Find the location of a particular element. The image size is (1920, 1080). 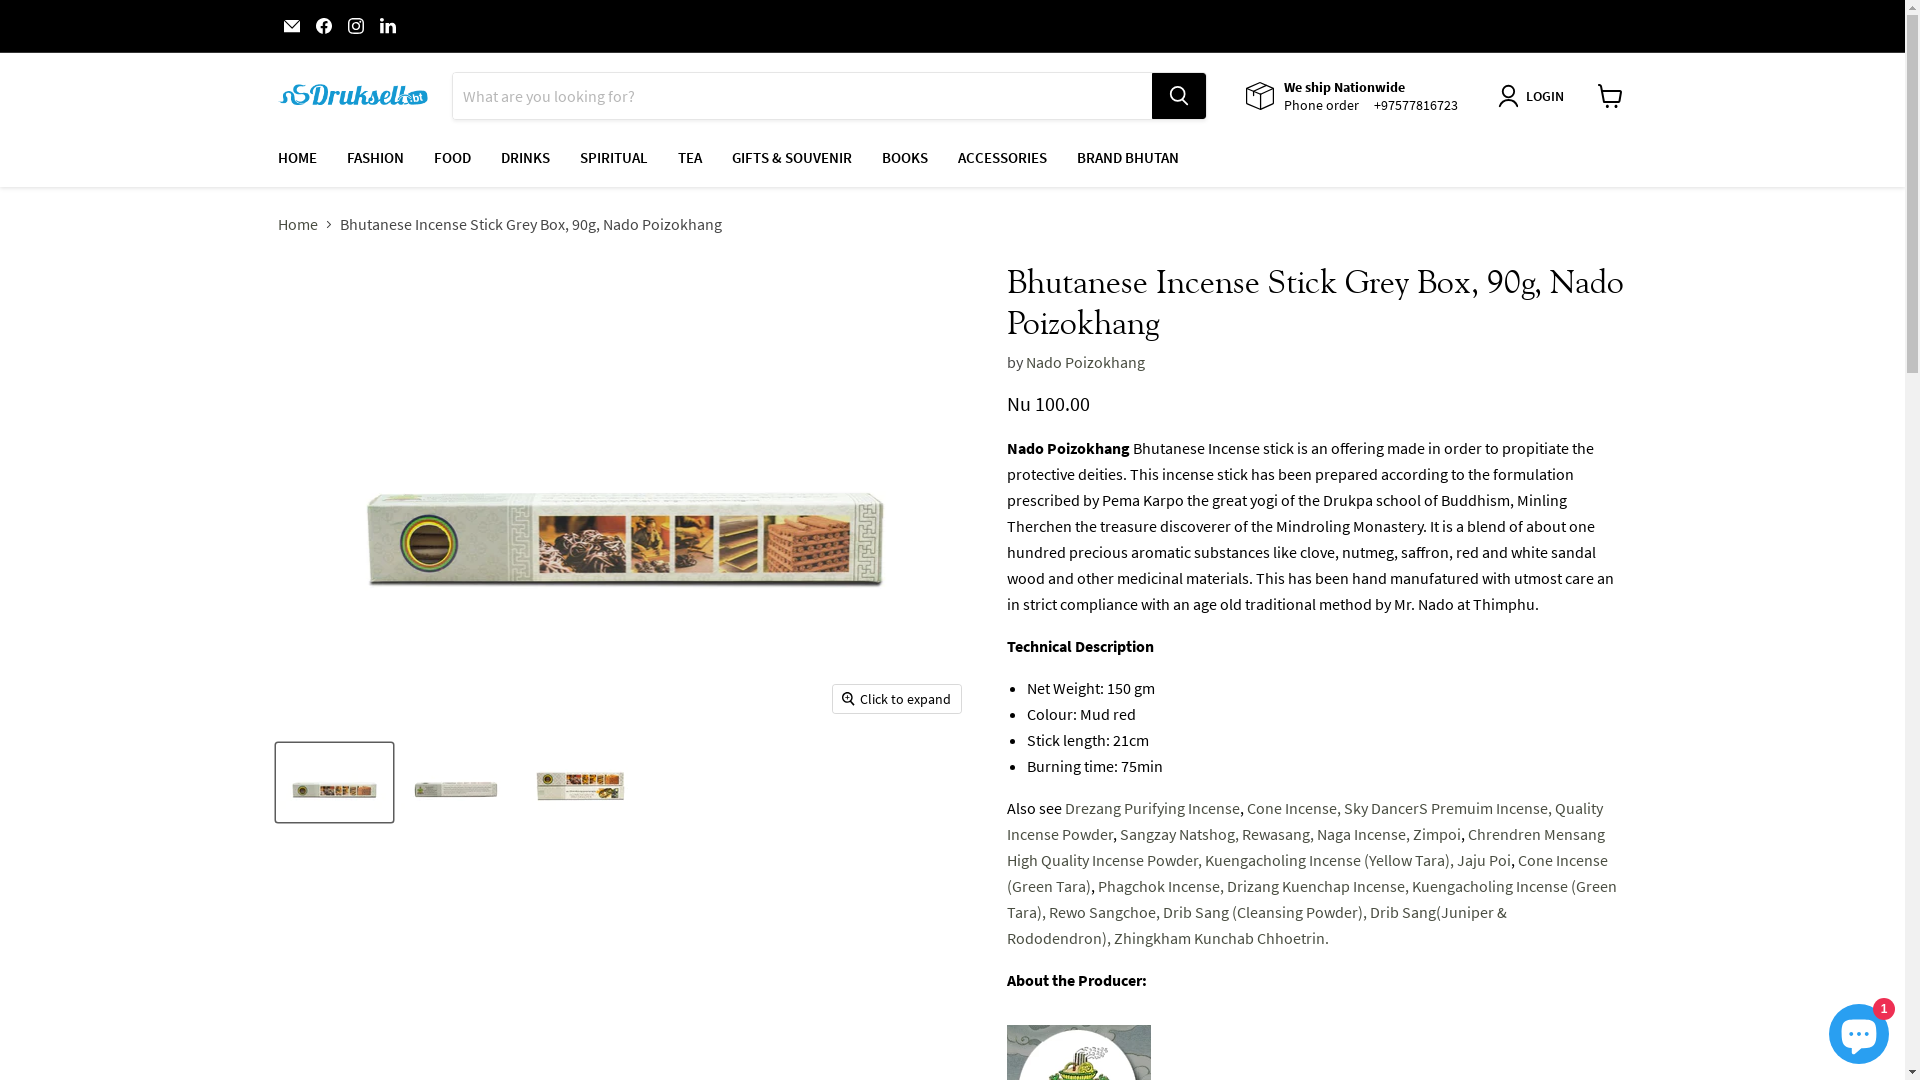

'TEA' is located at coordinates (662, 157).